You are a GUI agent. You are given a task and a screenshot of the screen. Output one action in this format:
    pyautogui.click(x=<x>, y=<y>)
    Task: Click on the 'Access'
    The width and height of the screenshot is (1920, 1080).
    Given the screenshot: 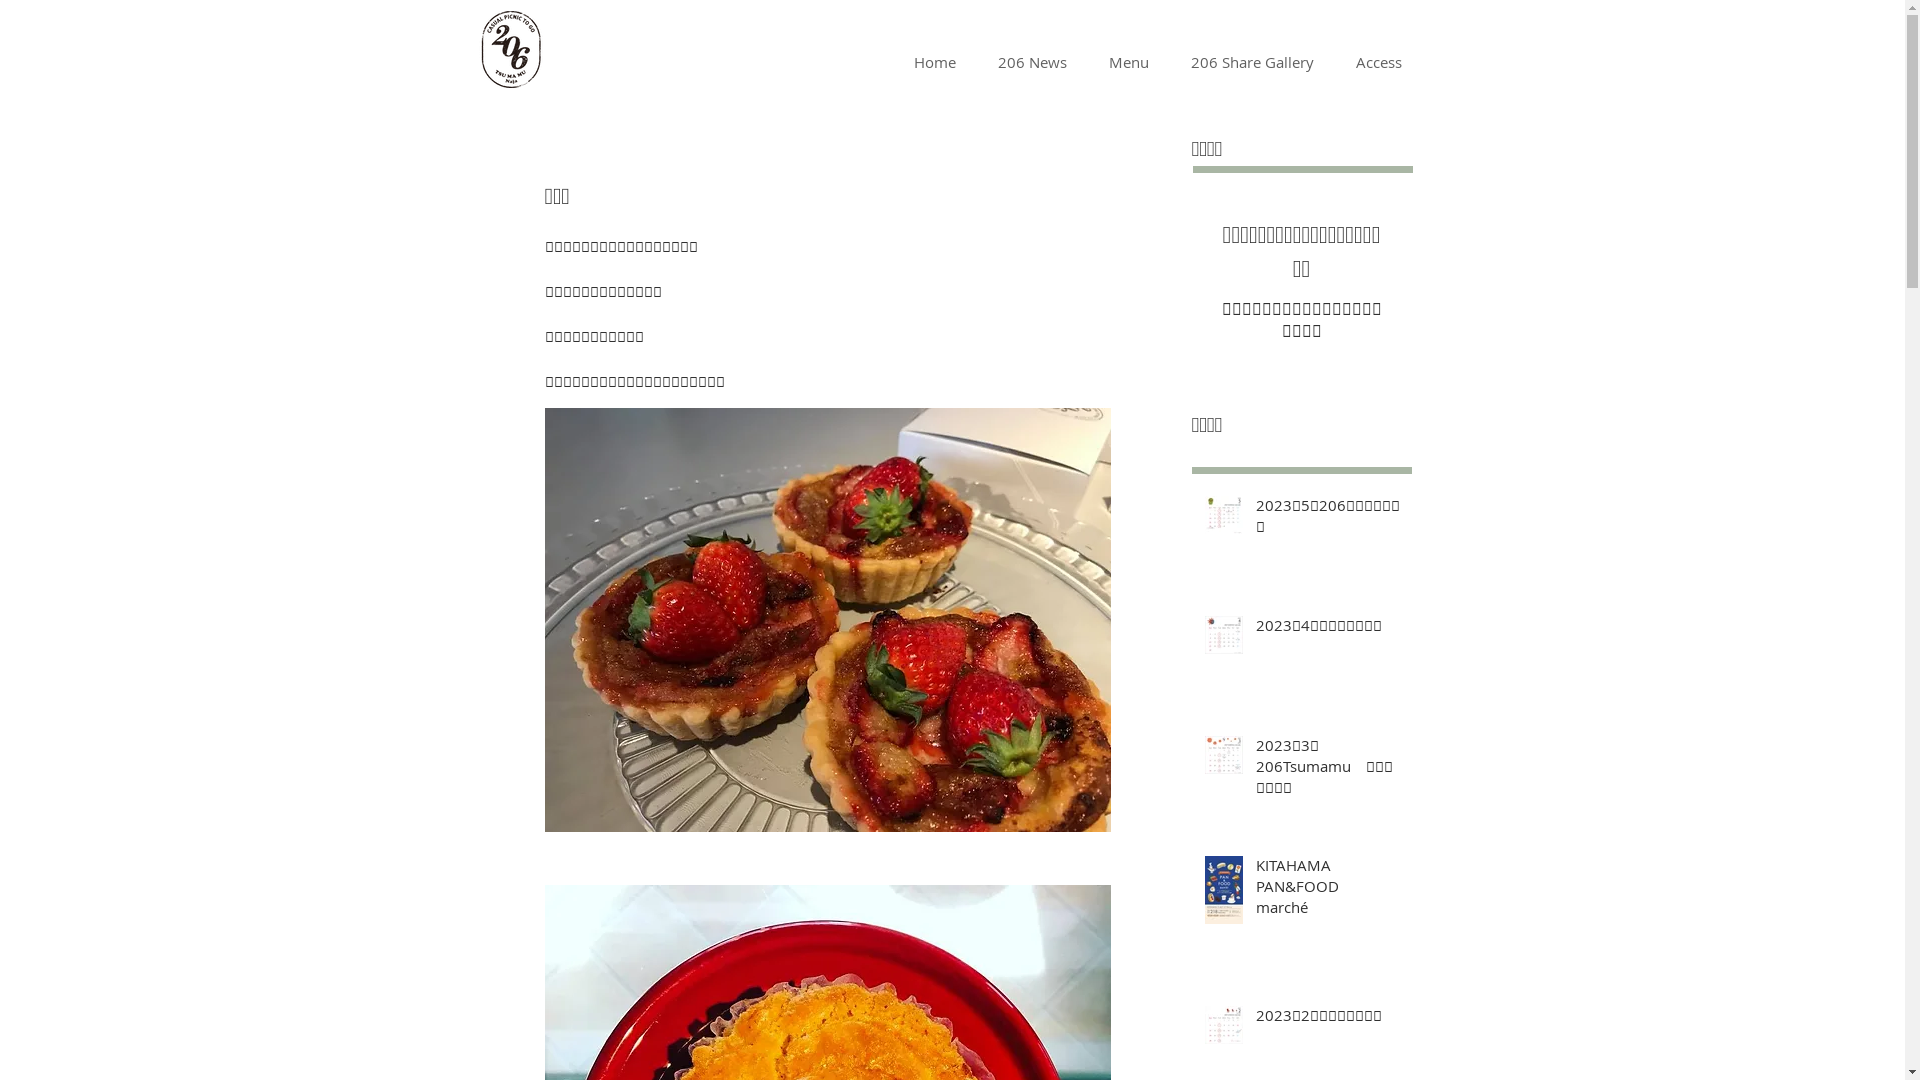 What is the action you would take?
    pyautogui.click(x=1376, y=60)
    